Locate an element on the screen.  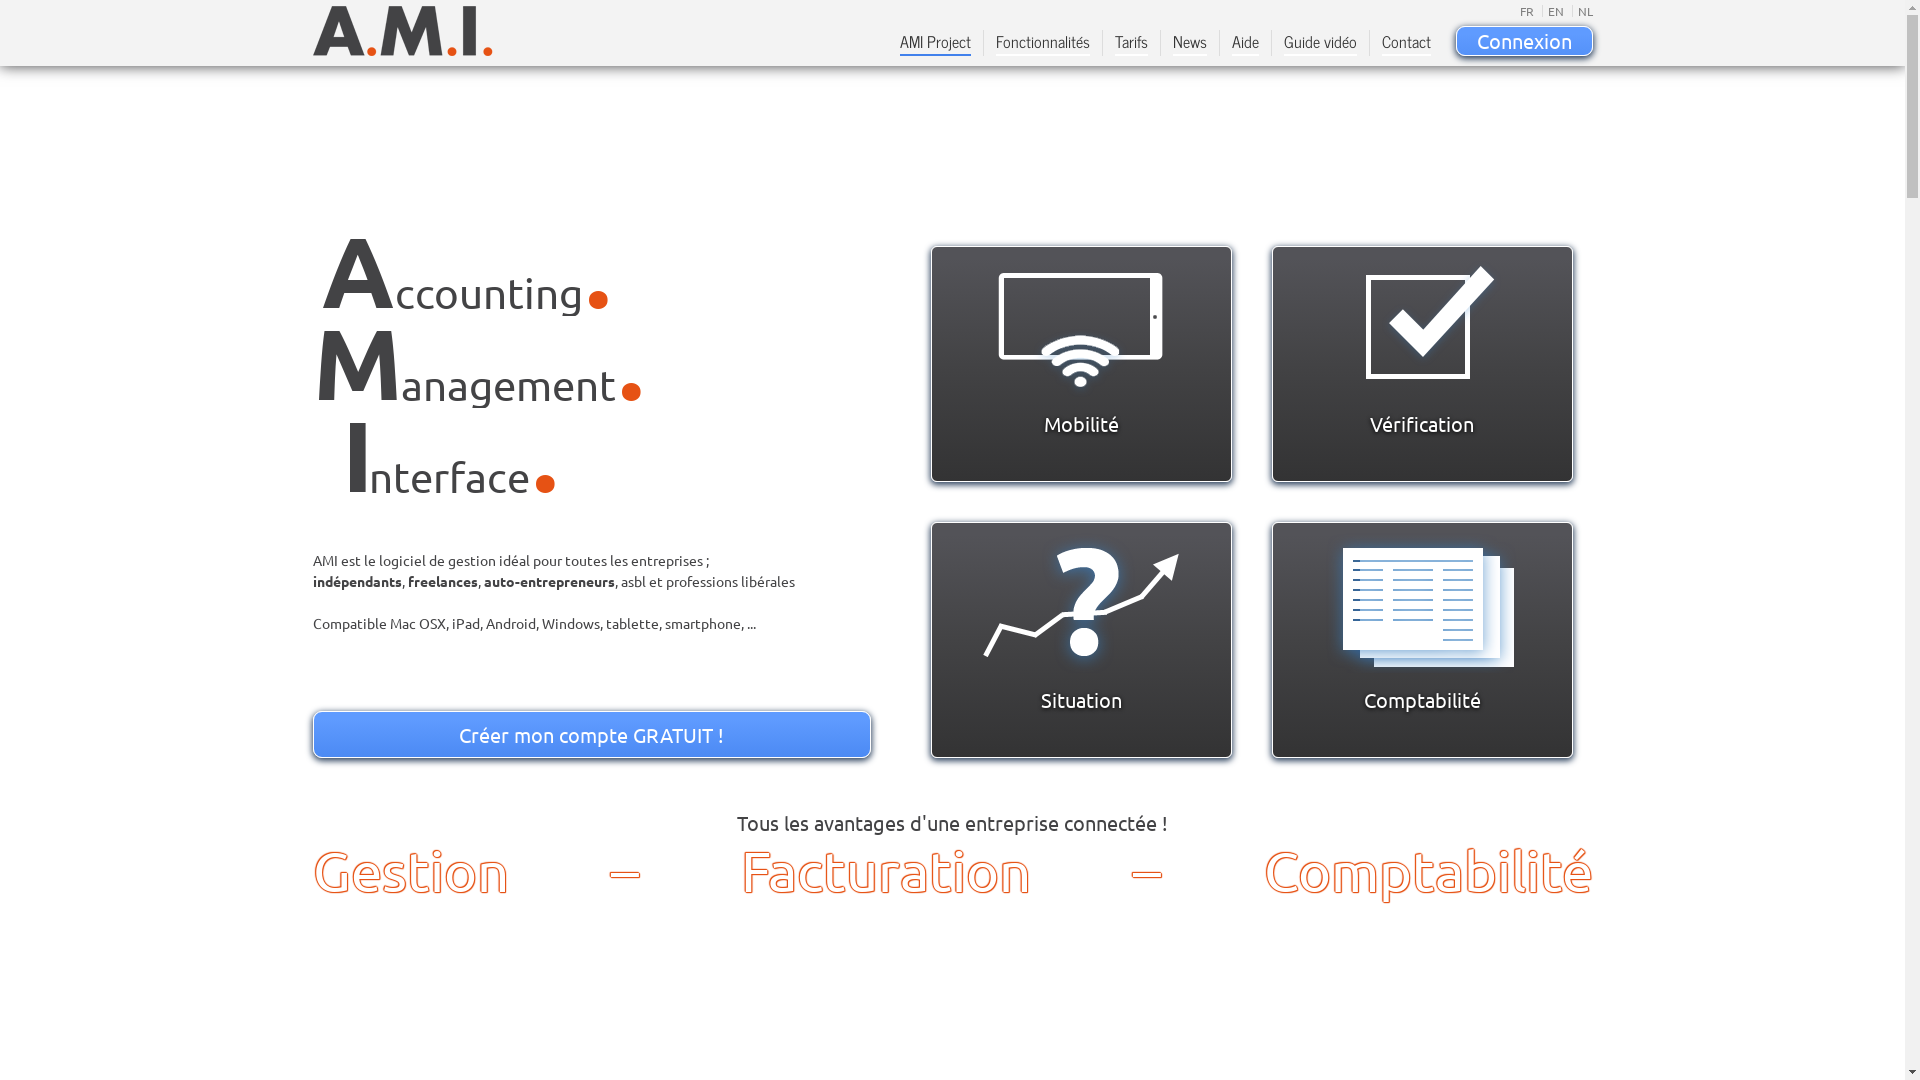
'News' is located at coordinates (1189, 44).